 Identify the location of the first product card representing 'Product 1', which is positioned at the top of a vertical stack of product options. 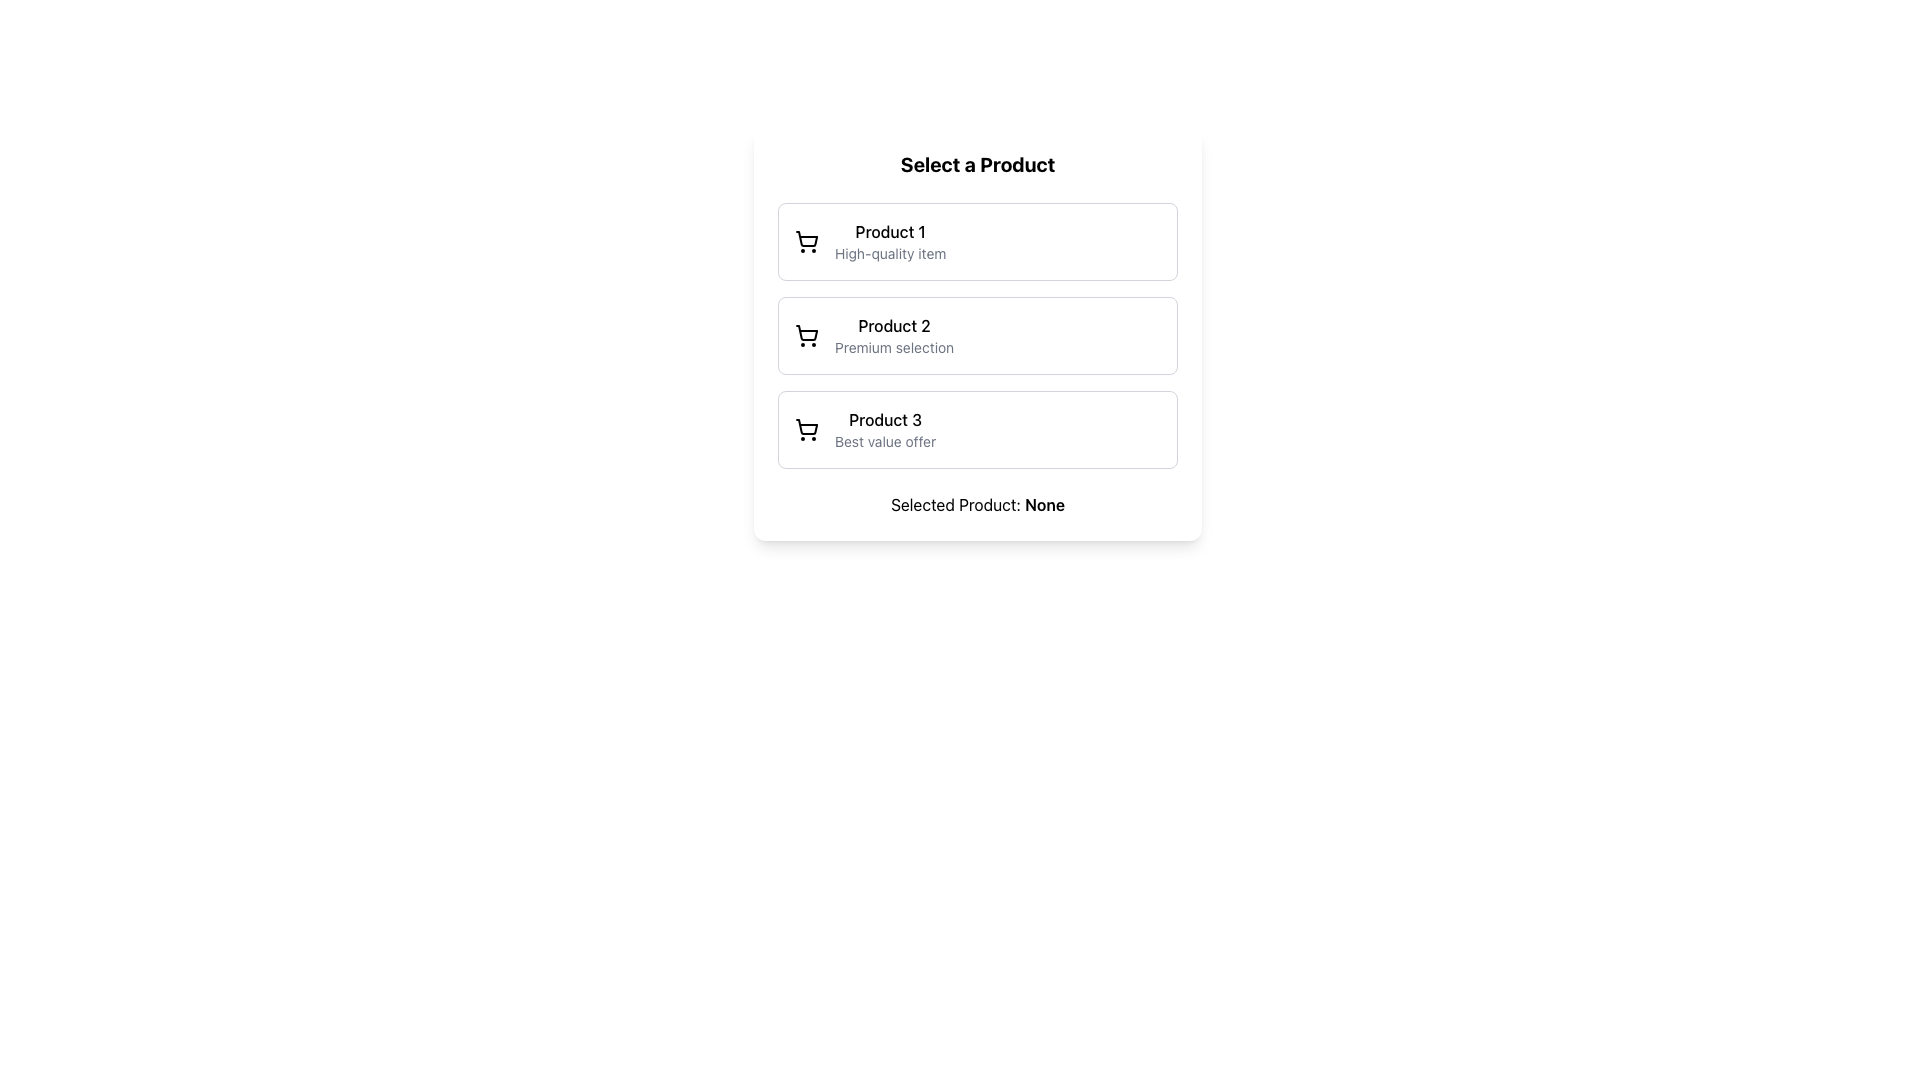
(978, 241).